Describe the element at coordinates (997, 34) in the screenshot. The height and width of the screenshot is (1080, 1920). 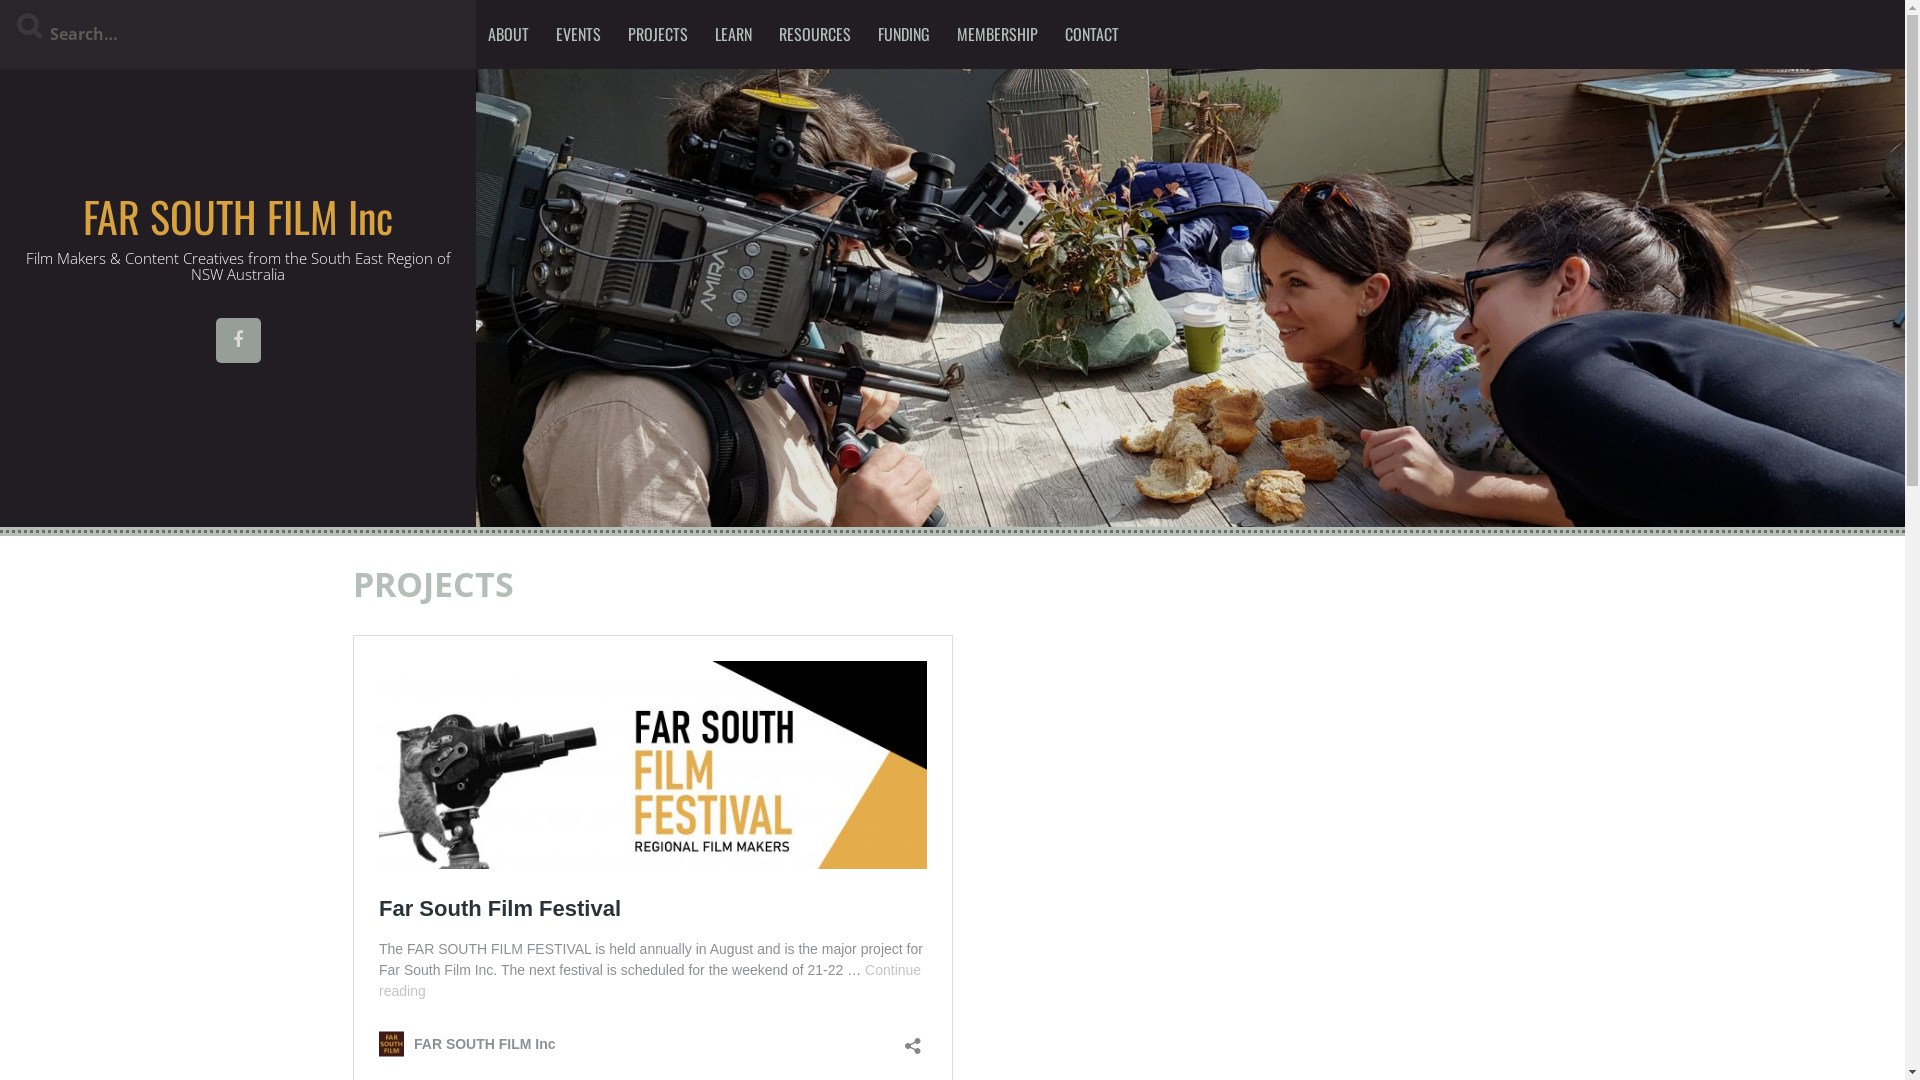
I see `'MEMBERSHIP'` at that location.